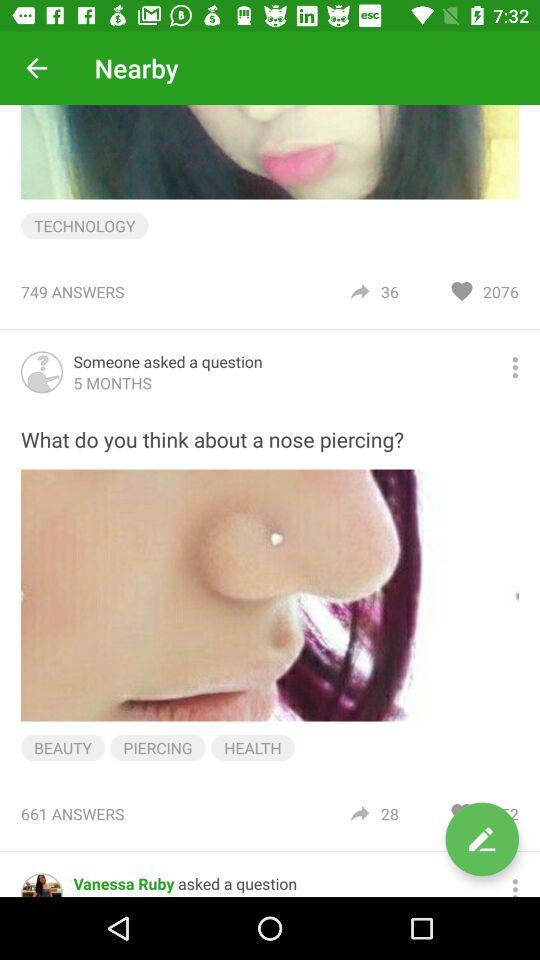 The image size is (540, 960). I want to click on the icon to the right of the 28 item, so click(481, 839).